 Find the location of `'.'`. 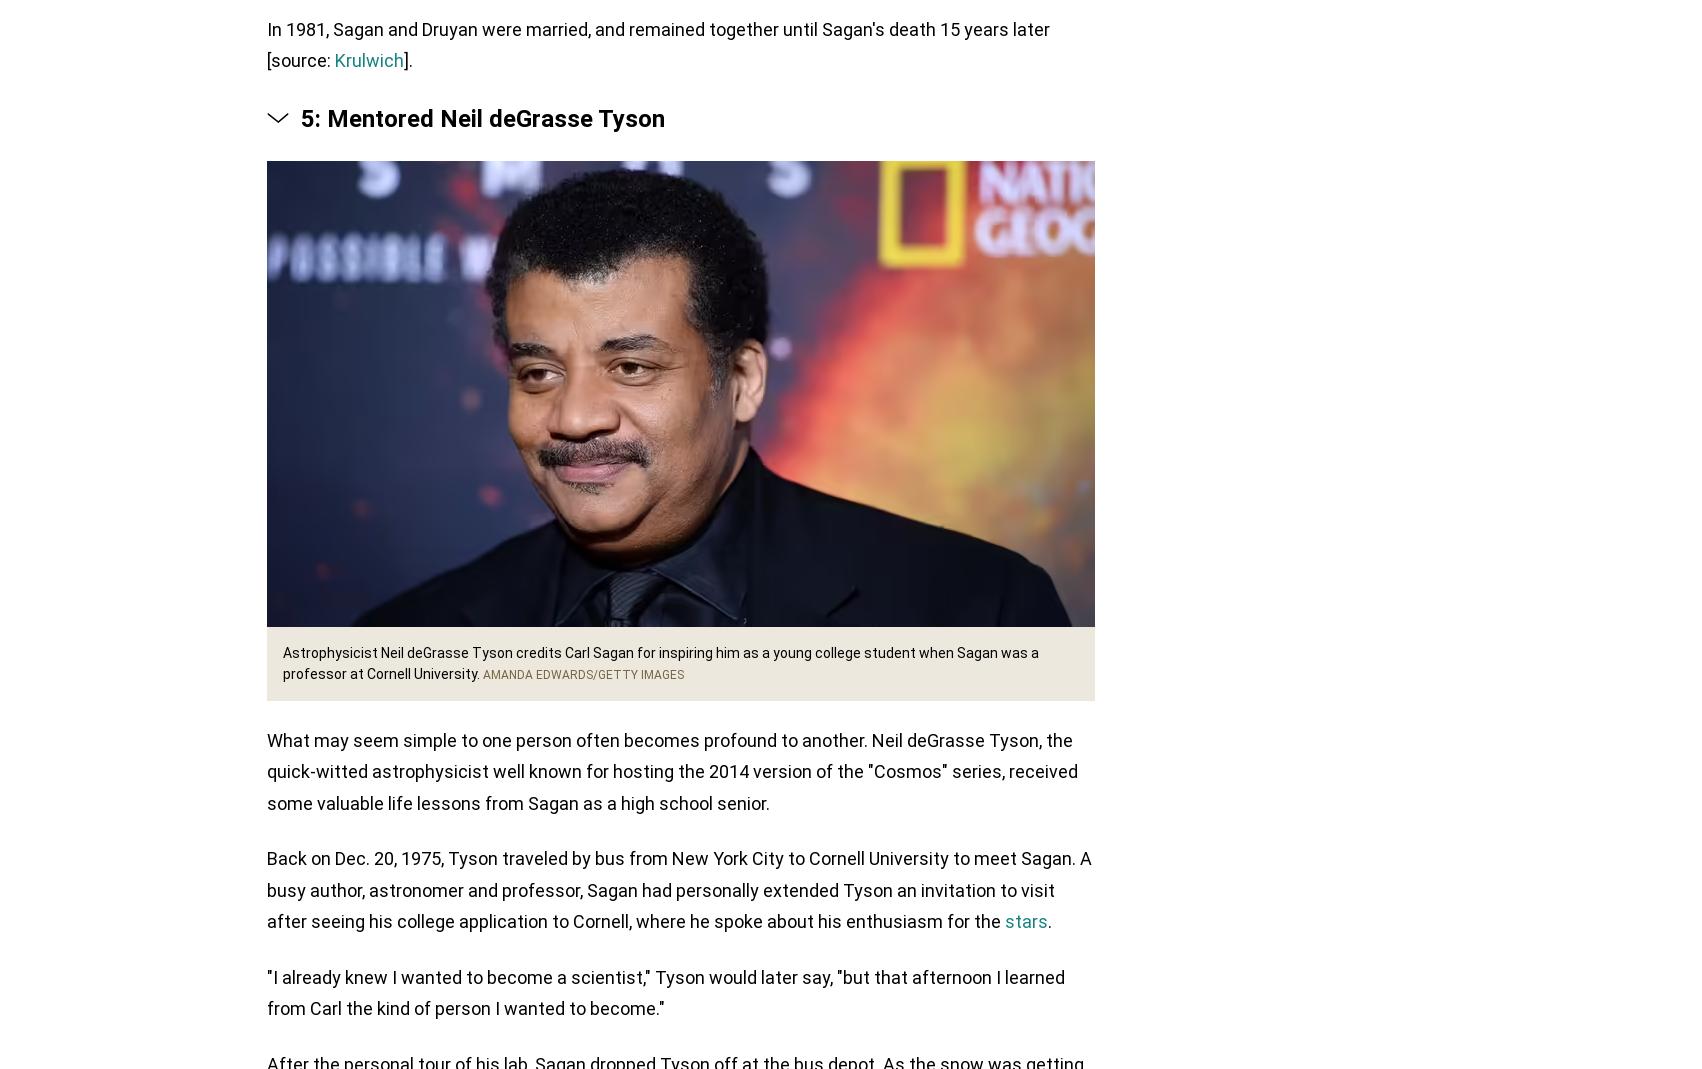

'.' is located at coordinates (1048, 922).